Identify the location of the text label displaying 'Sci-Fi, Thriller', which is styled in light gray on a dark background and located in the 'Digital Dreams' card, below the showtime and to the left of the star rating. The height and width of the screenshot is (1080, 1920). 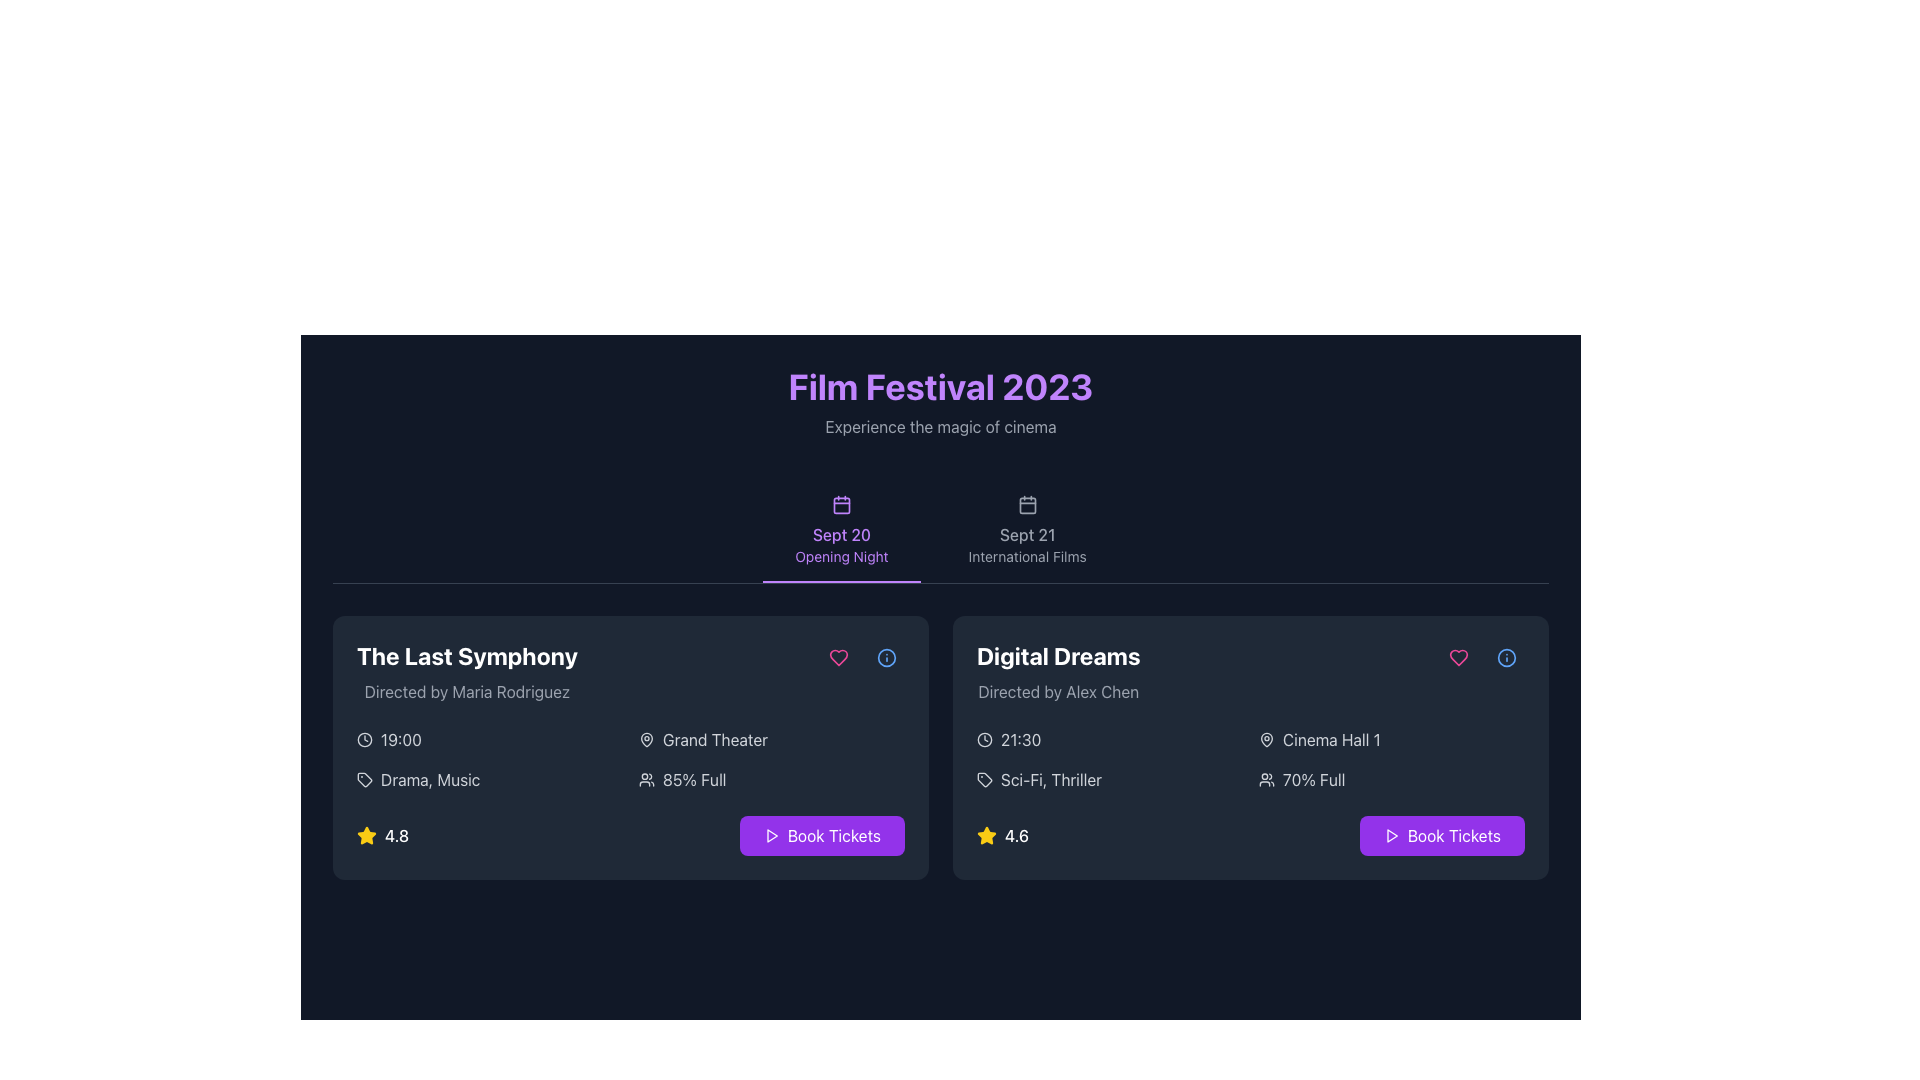
(1050, 778).